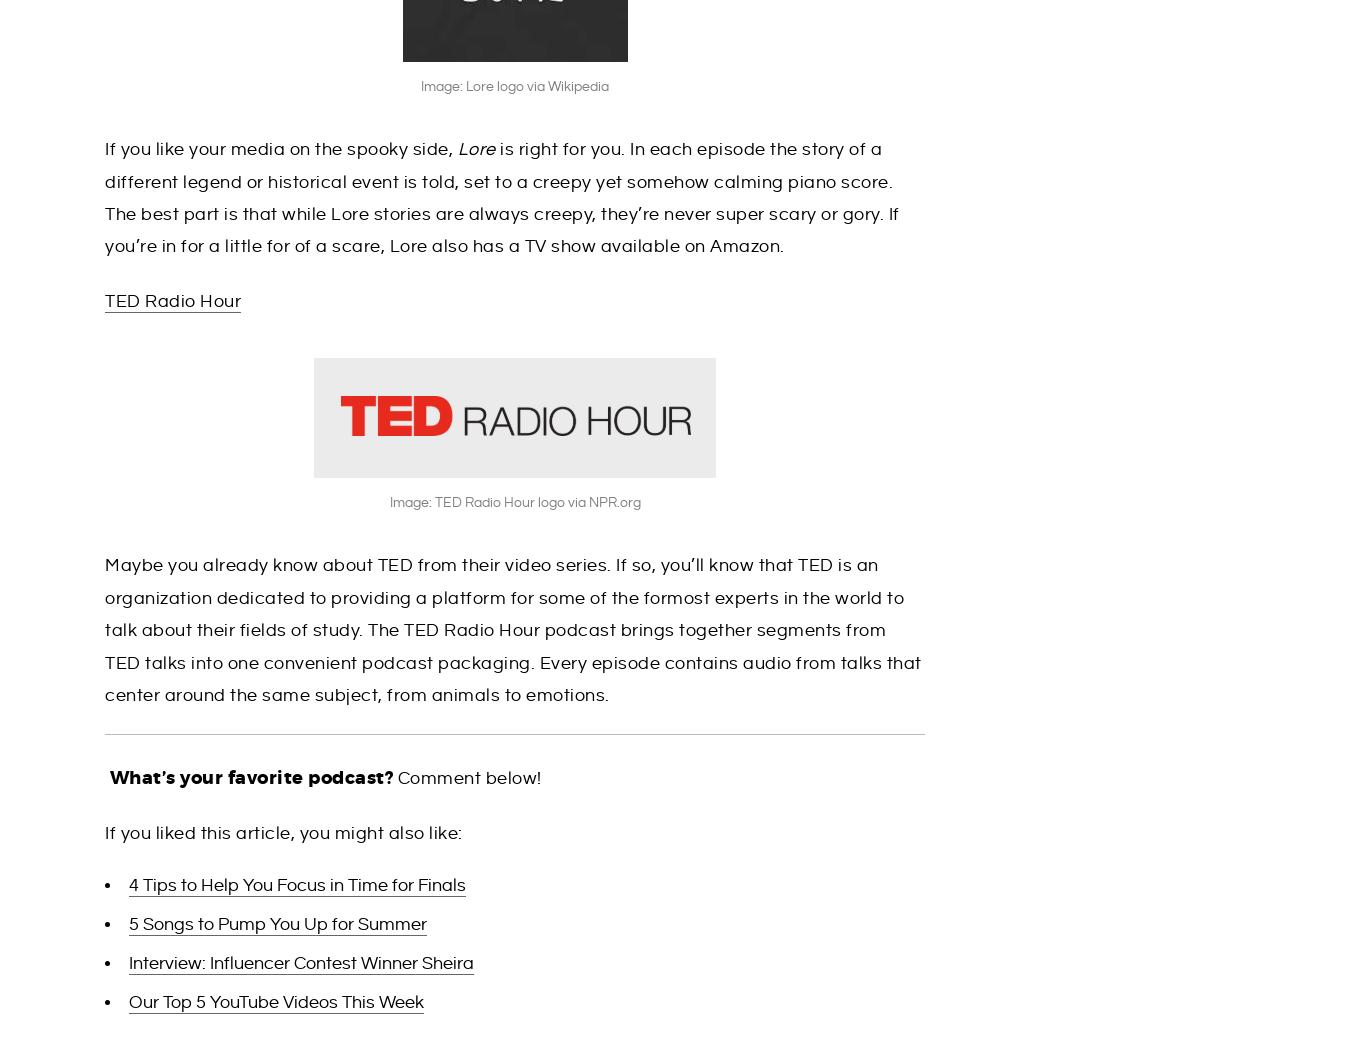 The height and width of the screenshot is (1039, 1350). Describe the element at coordinates (513, 501) in the screenshot. I see `'Image: TED Radio Hour logo via NPR.org'` at that location.